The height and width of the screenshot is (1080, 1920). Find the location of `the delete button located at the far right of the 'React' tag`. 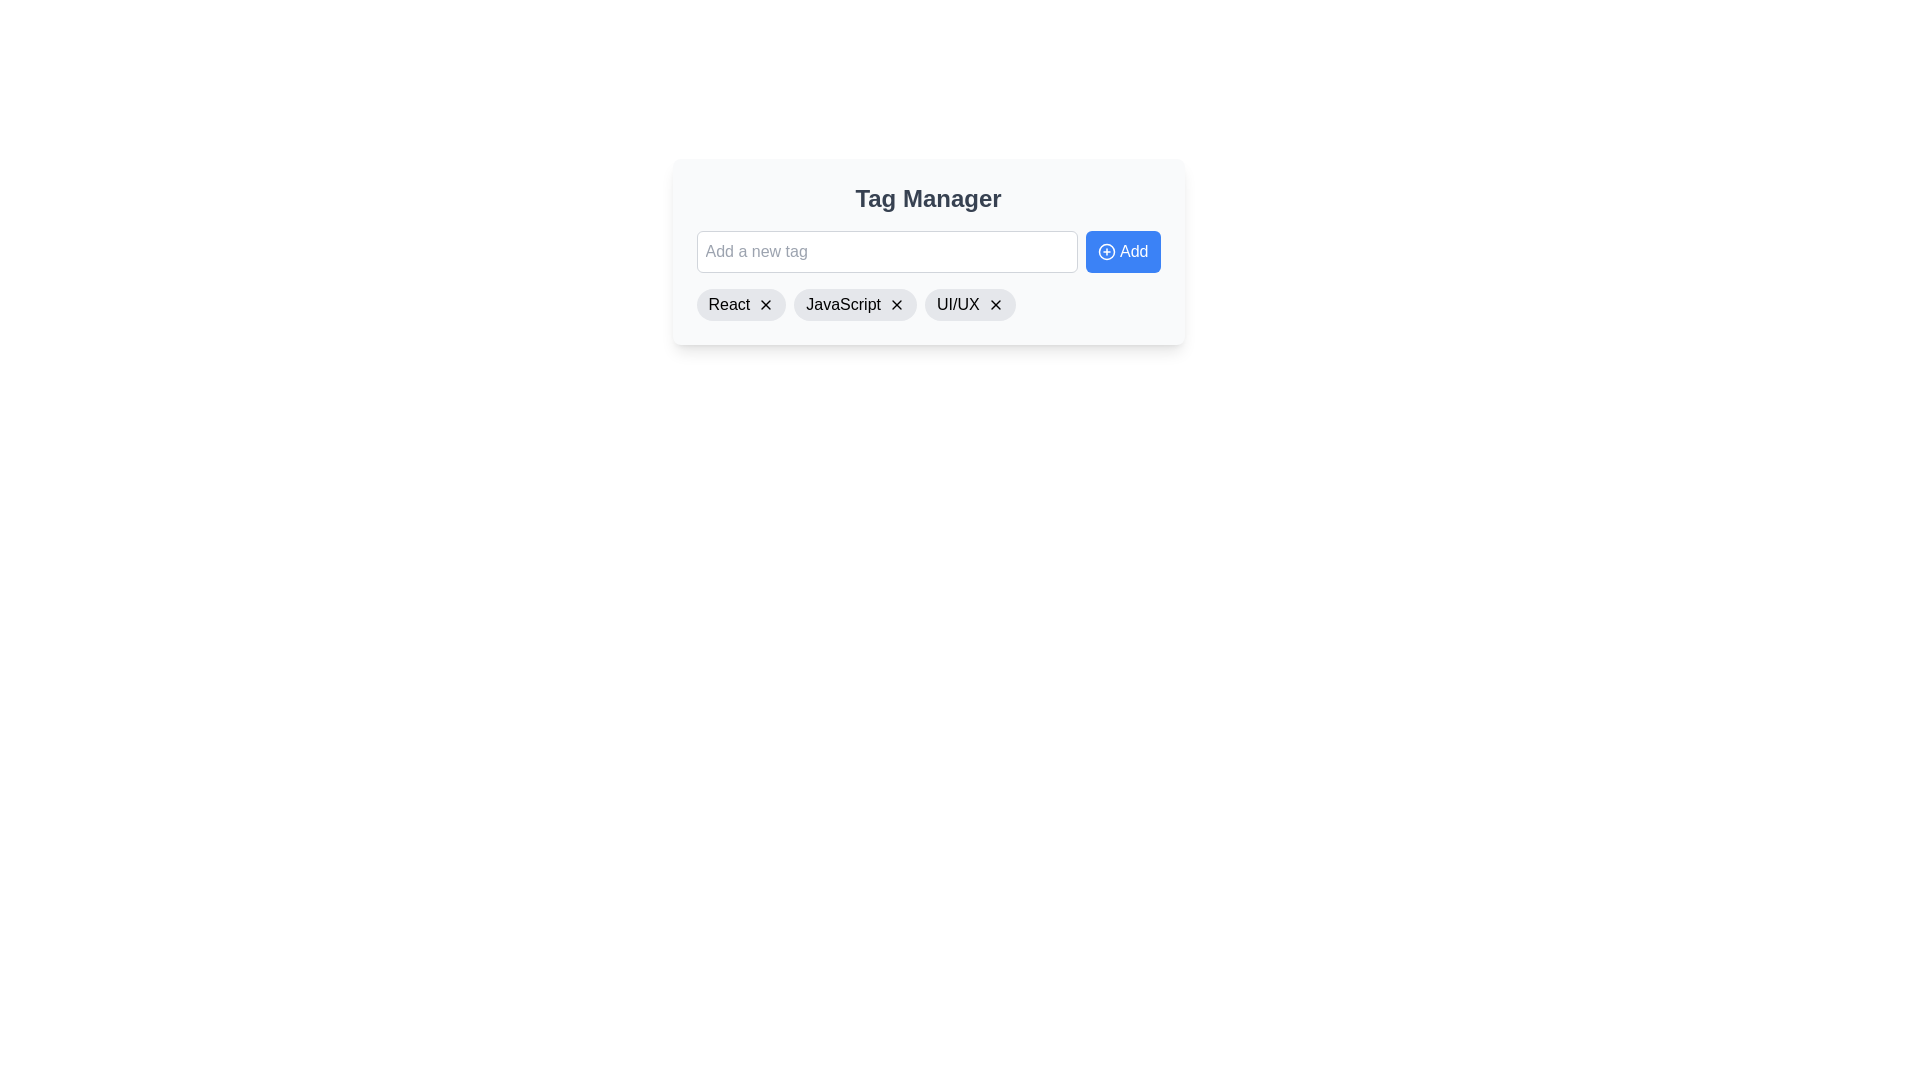

the delete button located at the far right of the 'React' tag is located at coordinates (765, 304).